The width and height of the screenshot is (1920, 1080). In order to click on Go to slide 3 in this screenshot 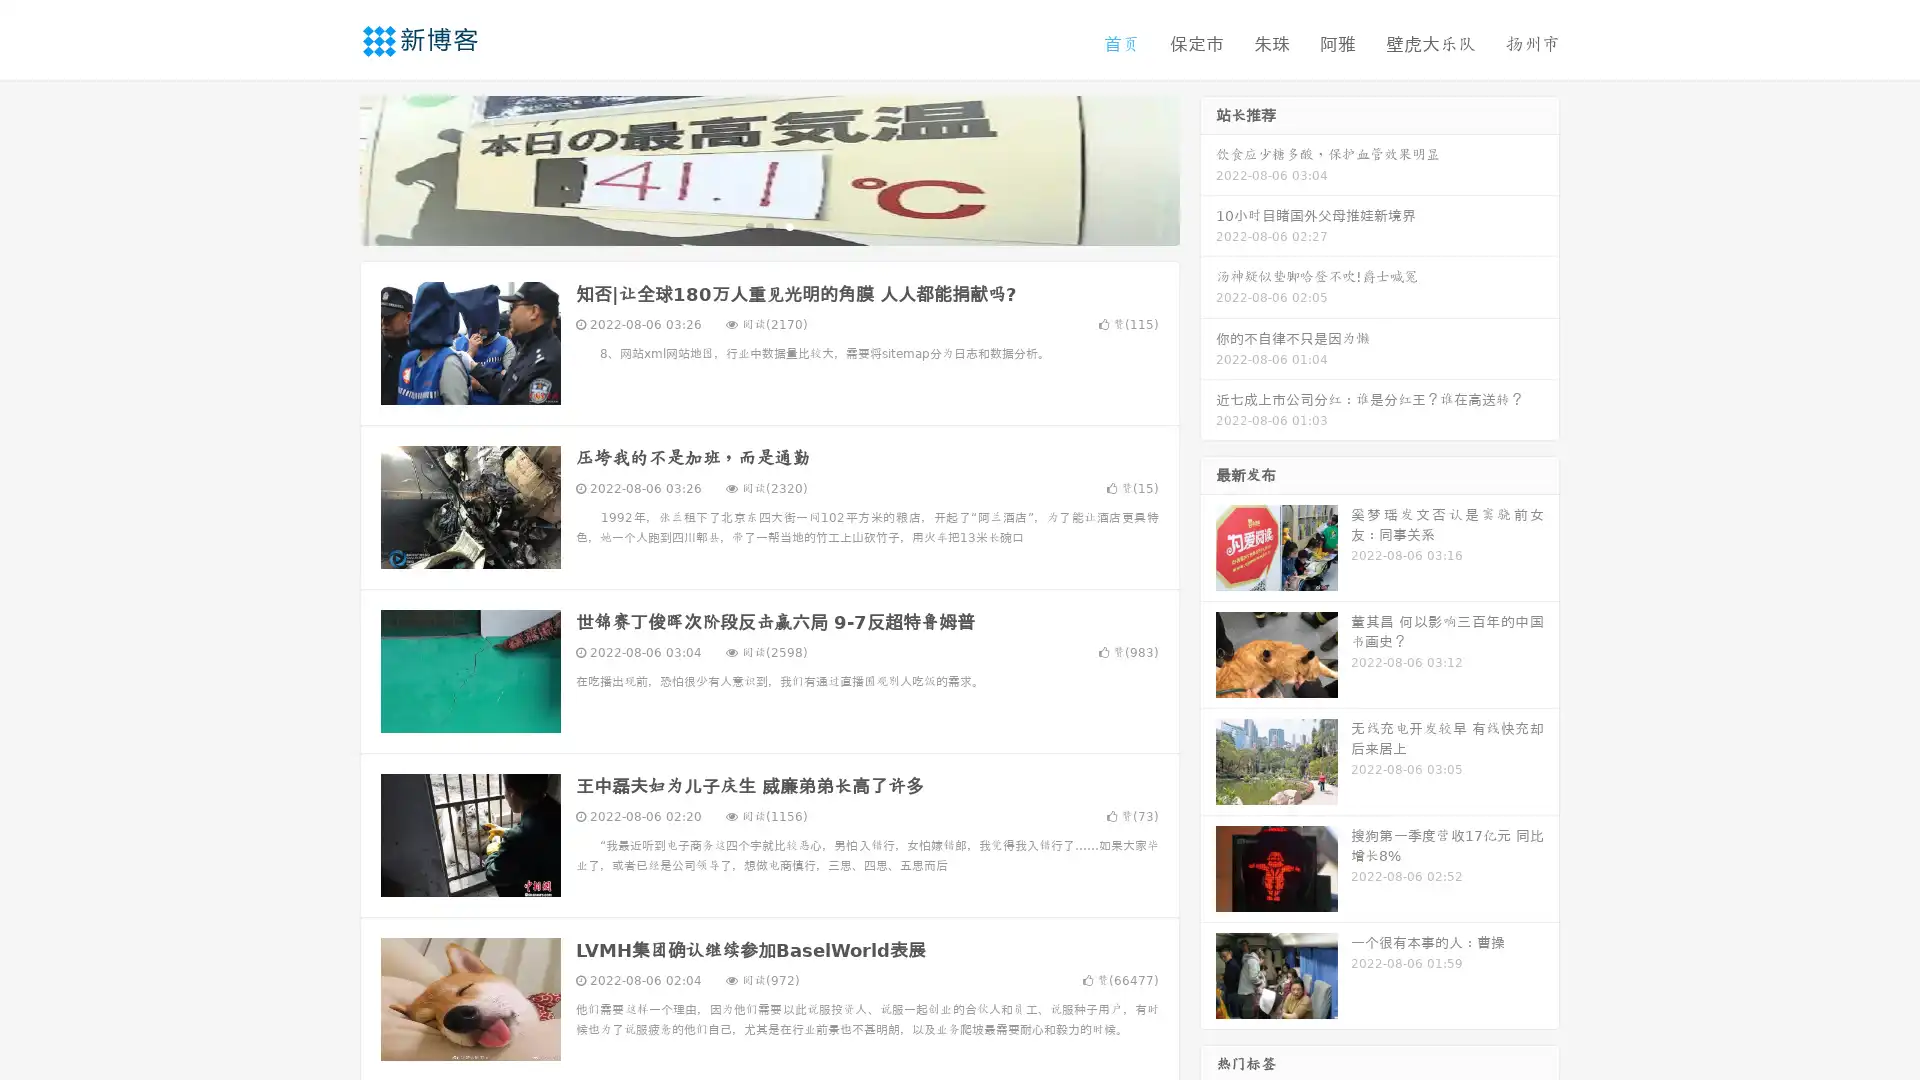, I will do `click(789, 225)`.